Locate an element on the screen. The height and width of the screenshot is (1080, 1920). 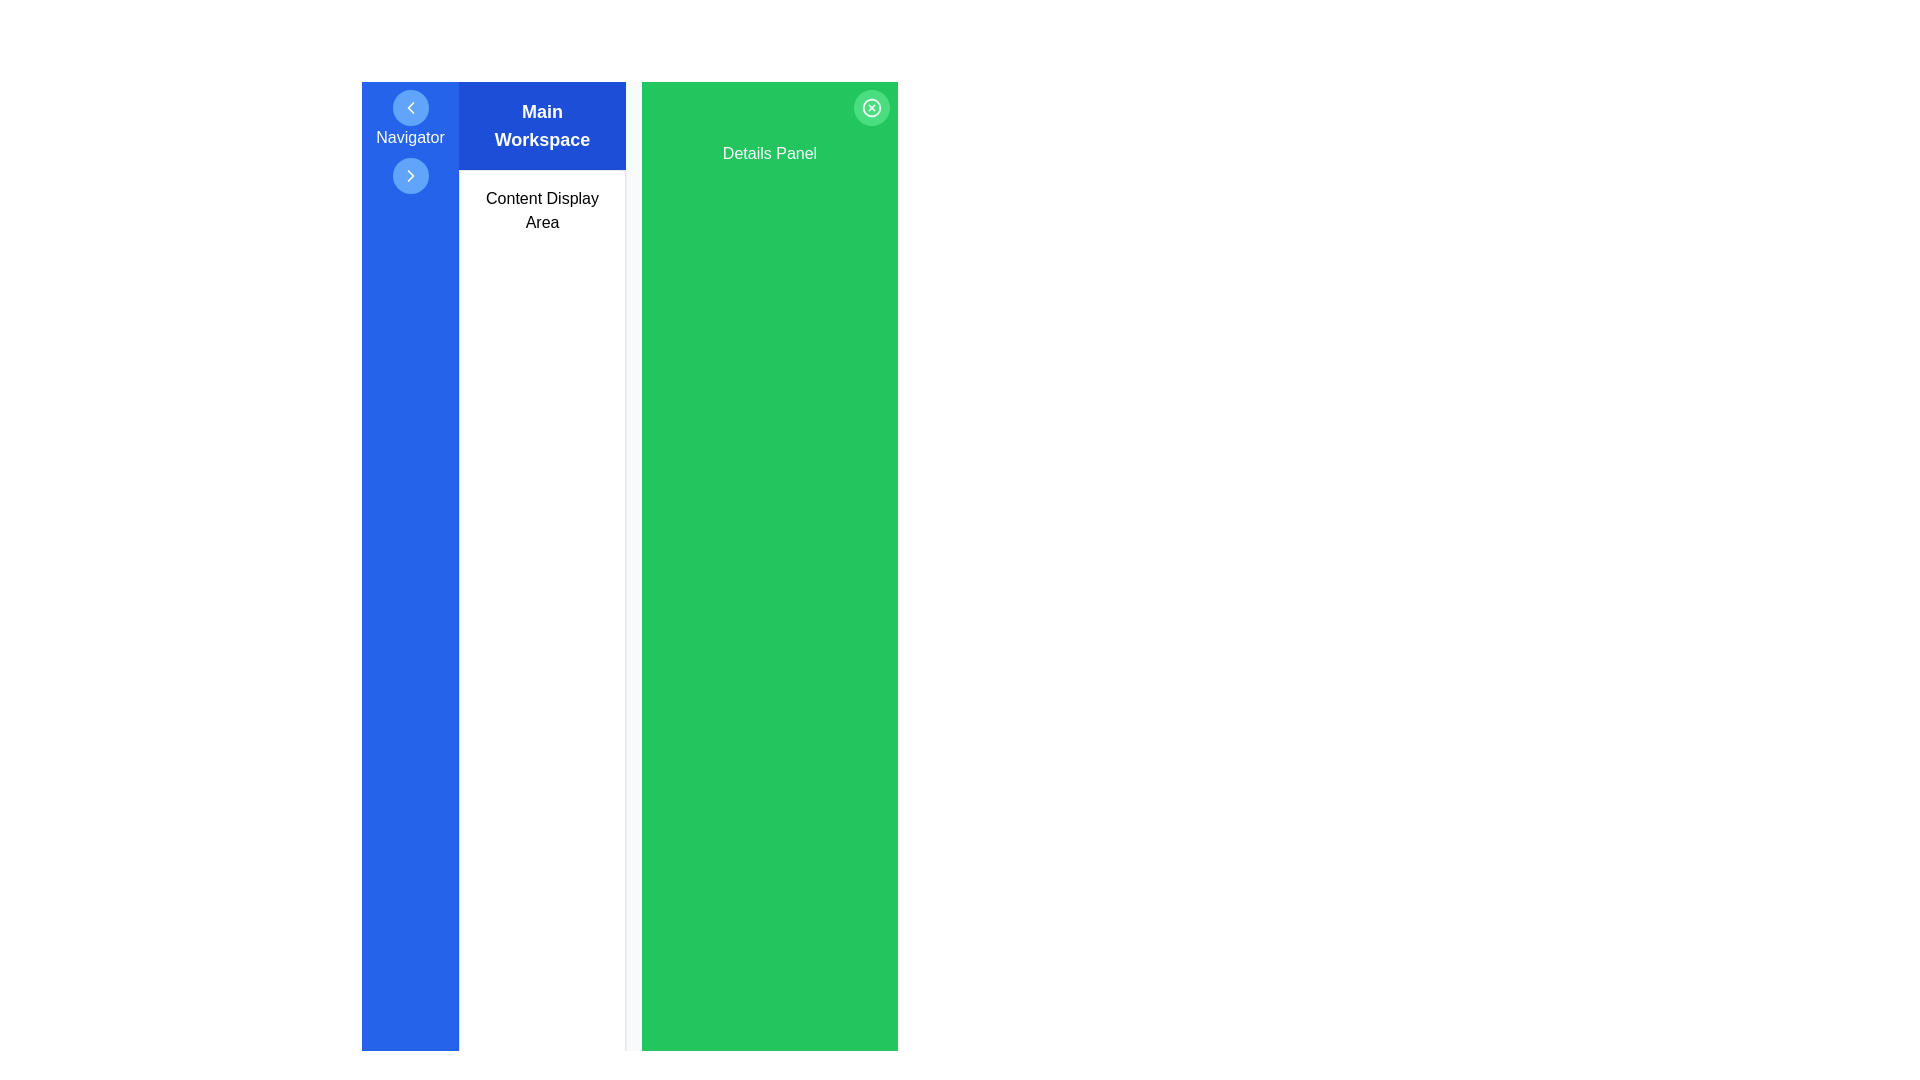
the Chevron Right icon within the blue circular button in the left navigation column, located below the back arrow button and adjacent to the heading 'Navigator' is located at coordinates (409, 175).